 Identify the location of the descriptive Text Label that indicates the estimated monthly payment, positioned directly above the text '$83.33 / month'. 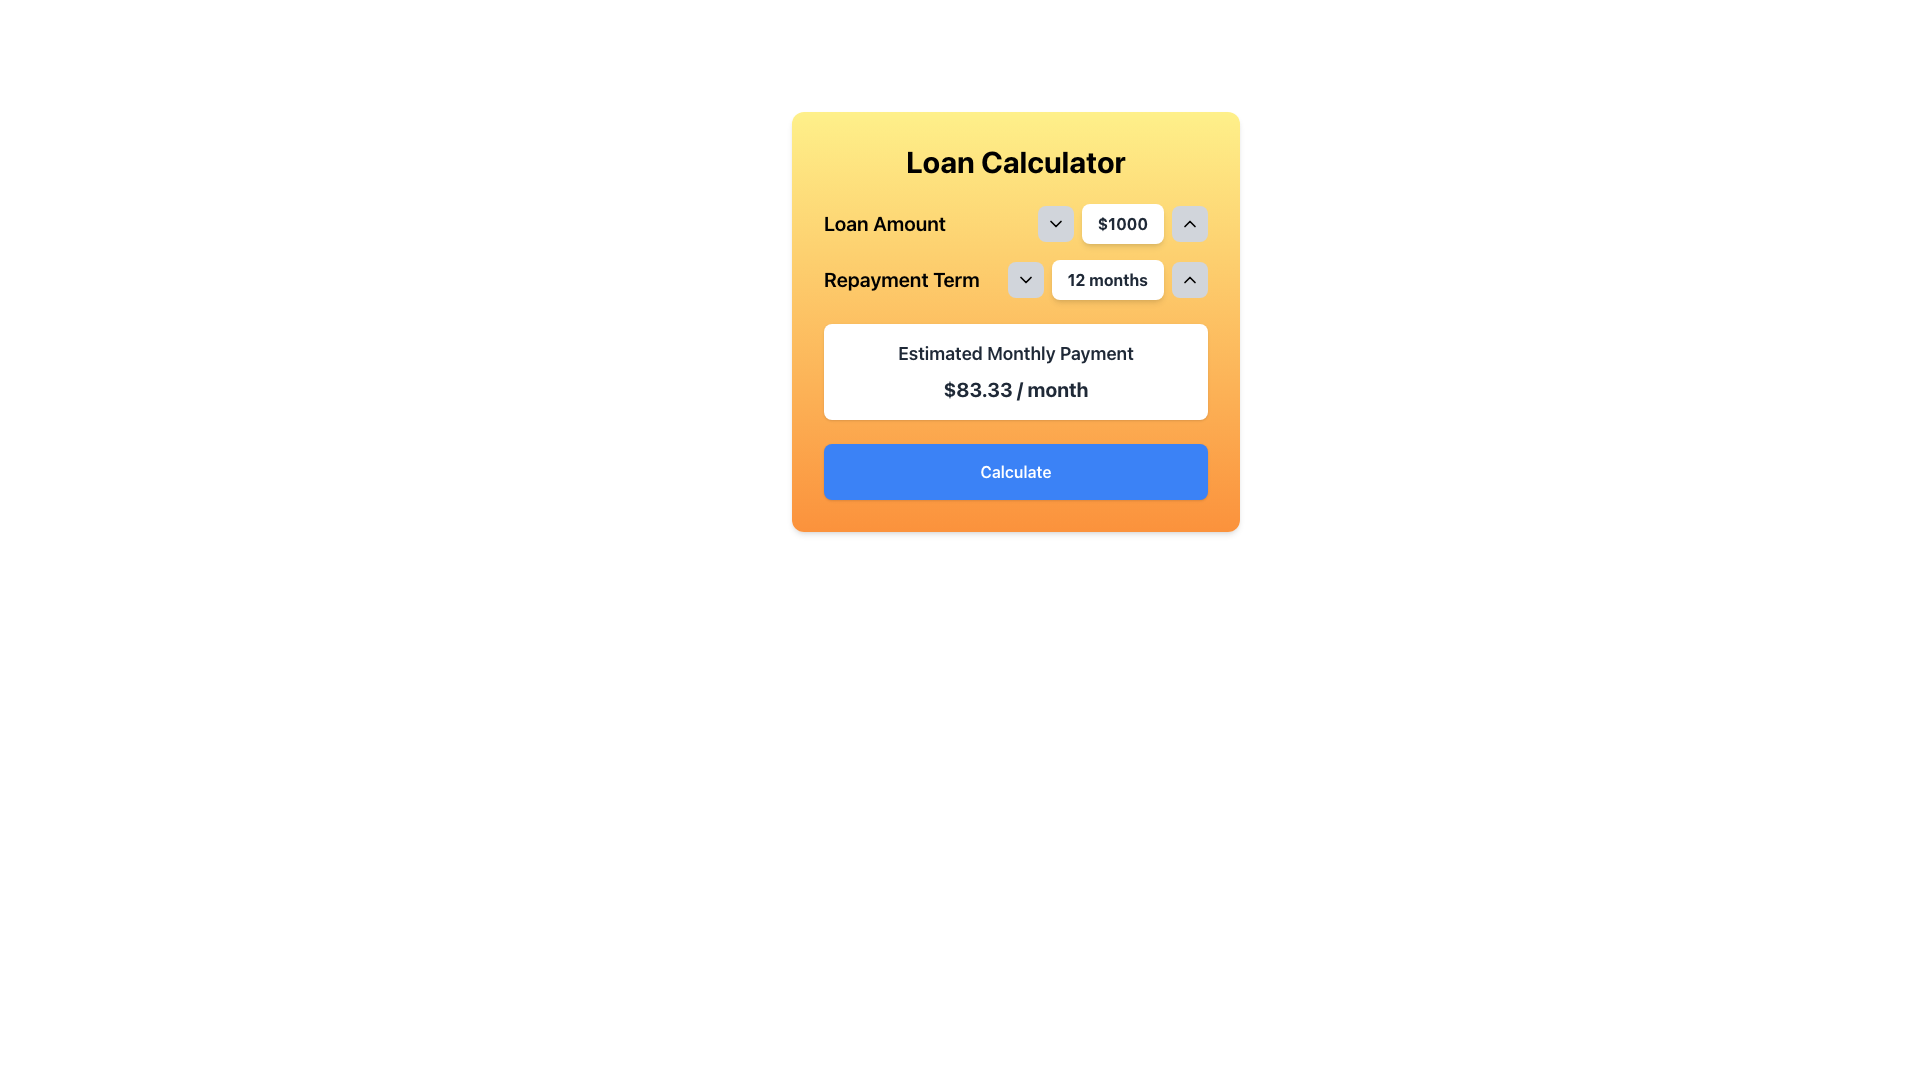
(1016, 353).